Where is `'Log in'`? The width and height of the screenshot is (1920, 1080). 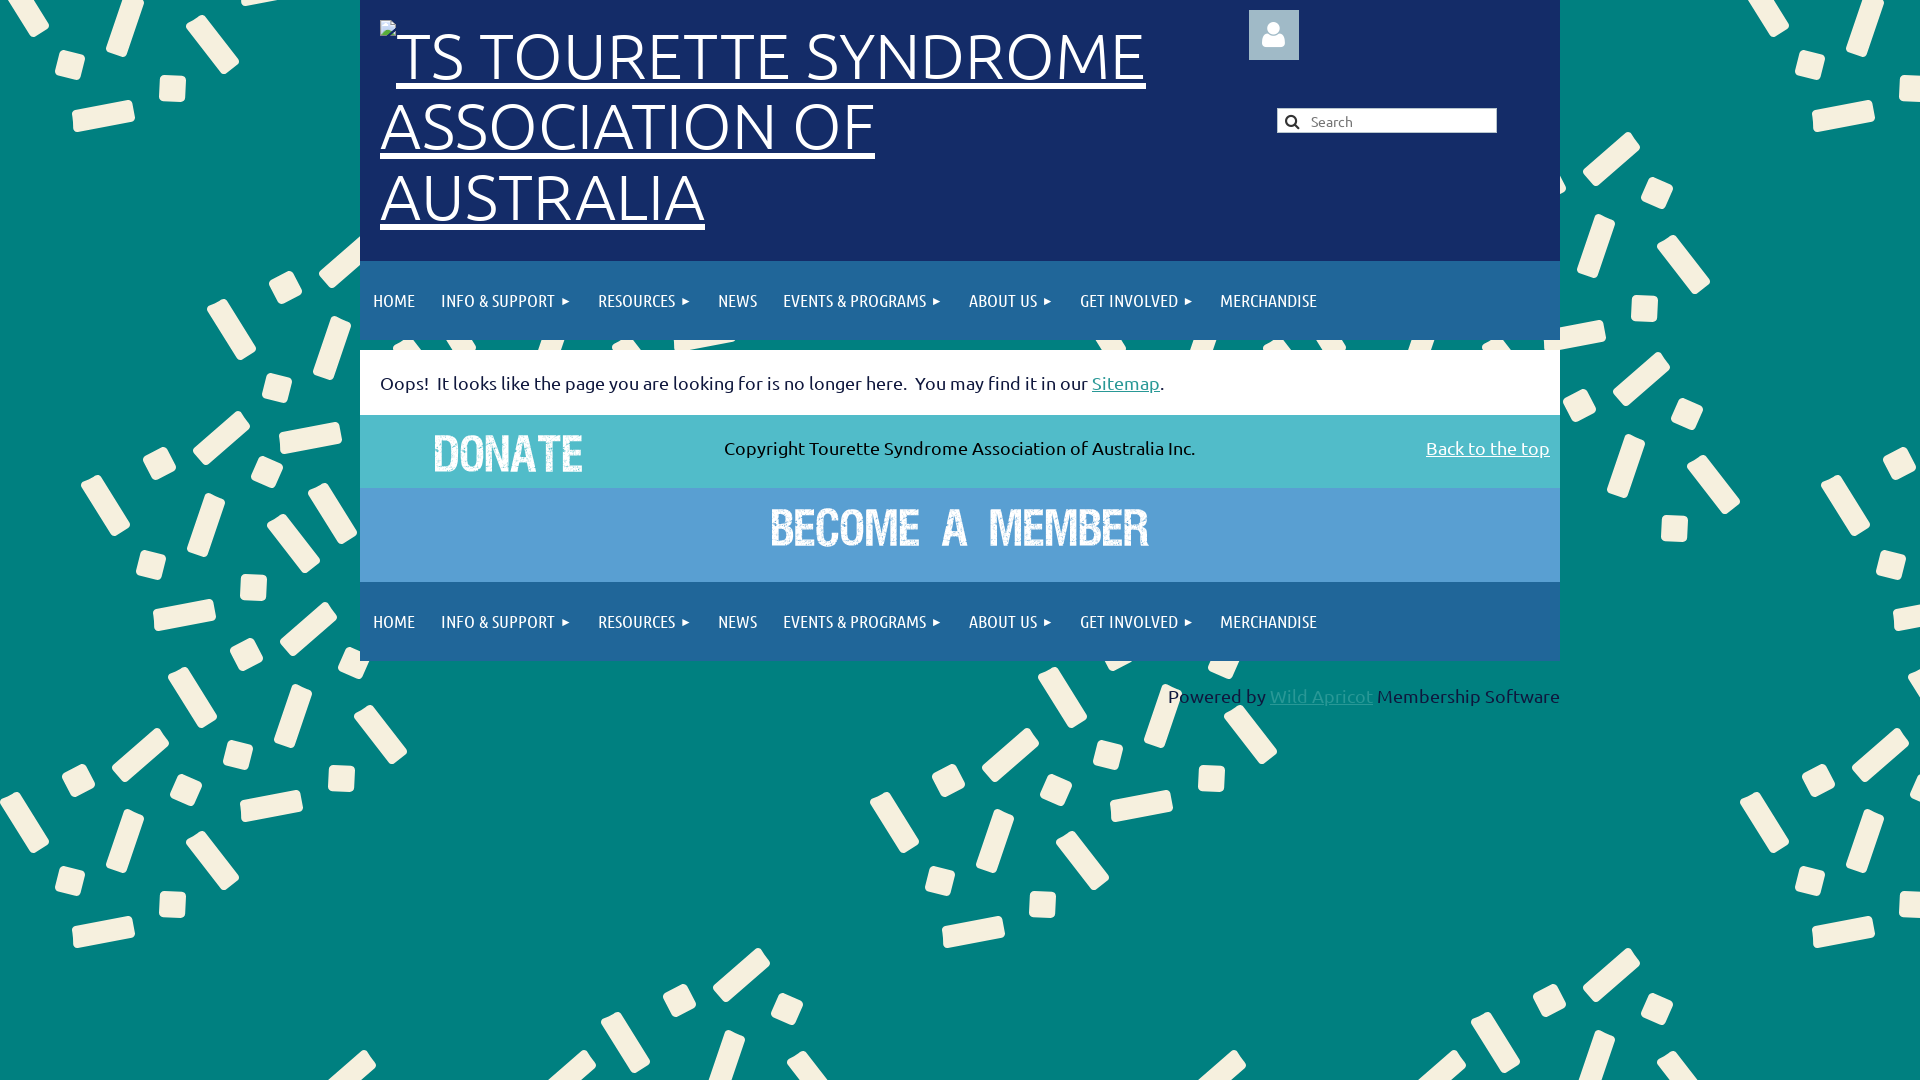 'Log in' is located at coordinates (1272, 34).